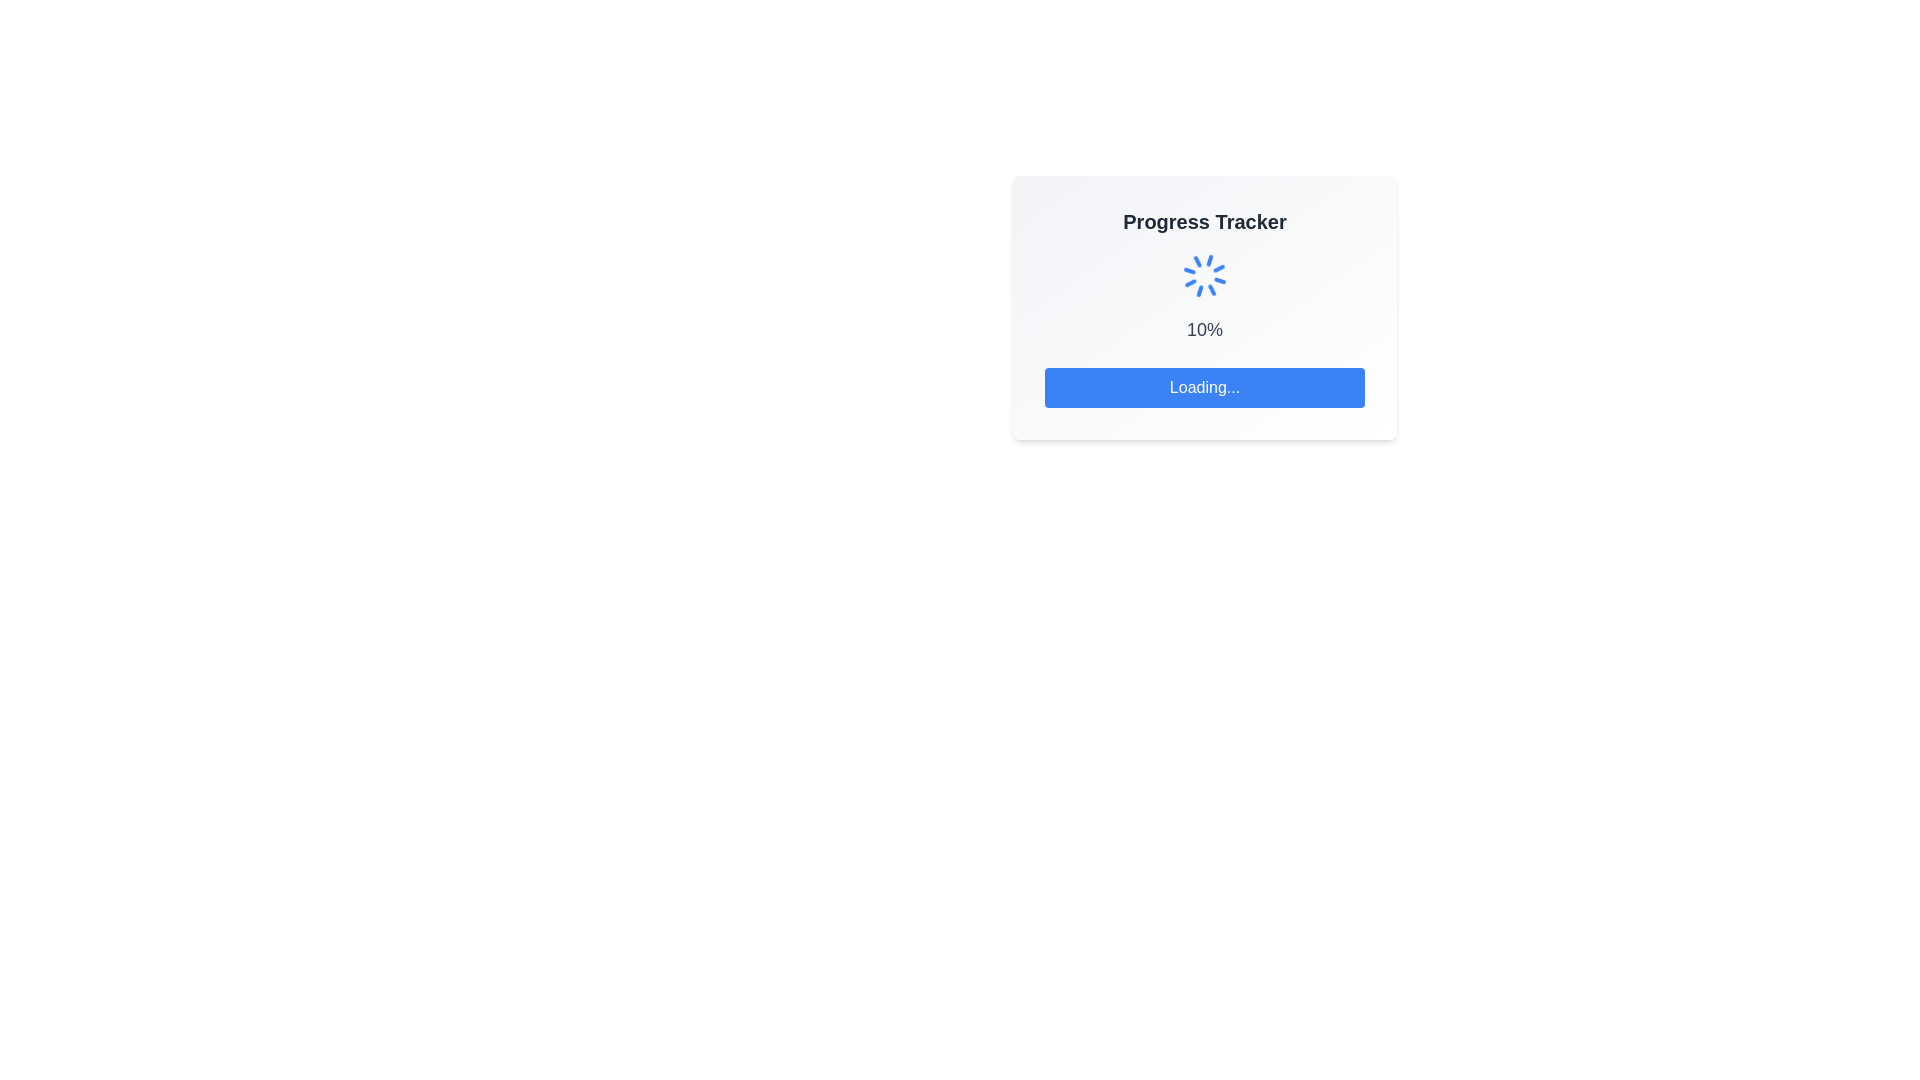 The width and height of the screenshot is (1920, 1080). What do you see at coordinates (1203, 222) in the screenshot?
I see `text label that serves as a title for the progress tracking card, positioned at the top above the loading spinner and progress percentage` at bounding box center [1203, 222].